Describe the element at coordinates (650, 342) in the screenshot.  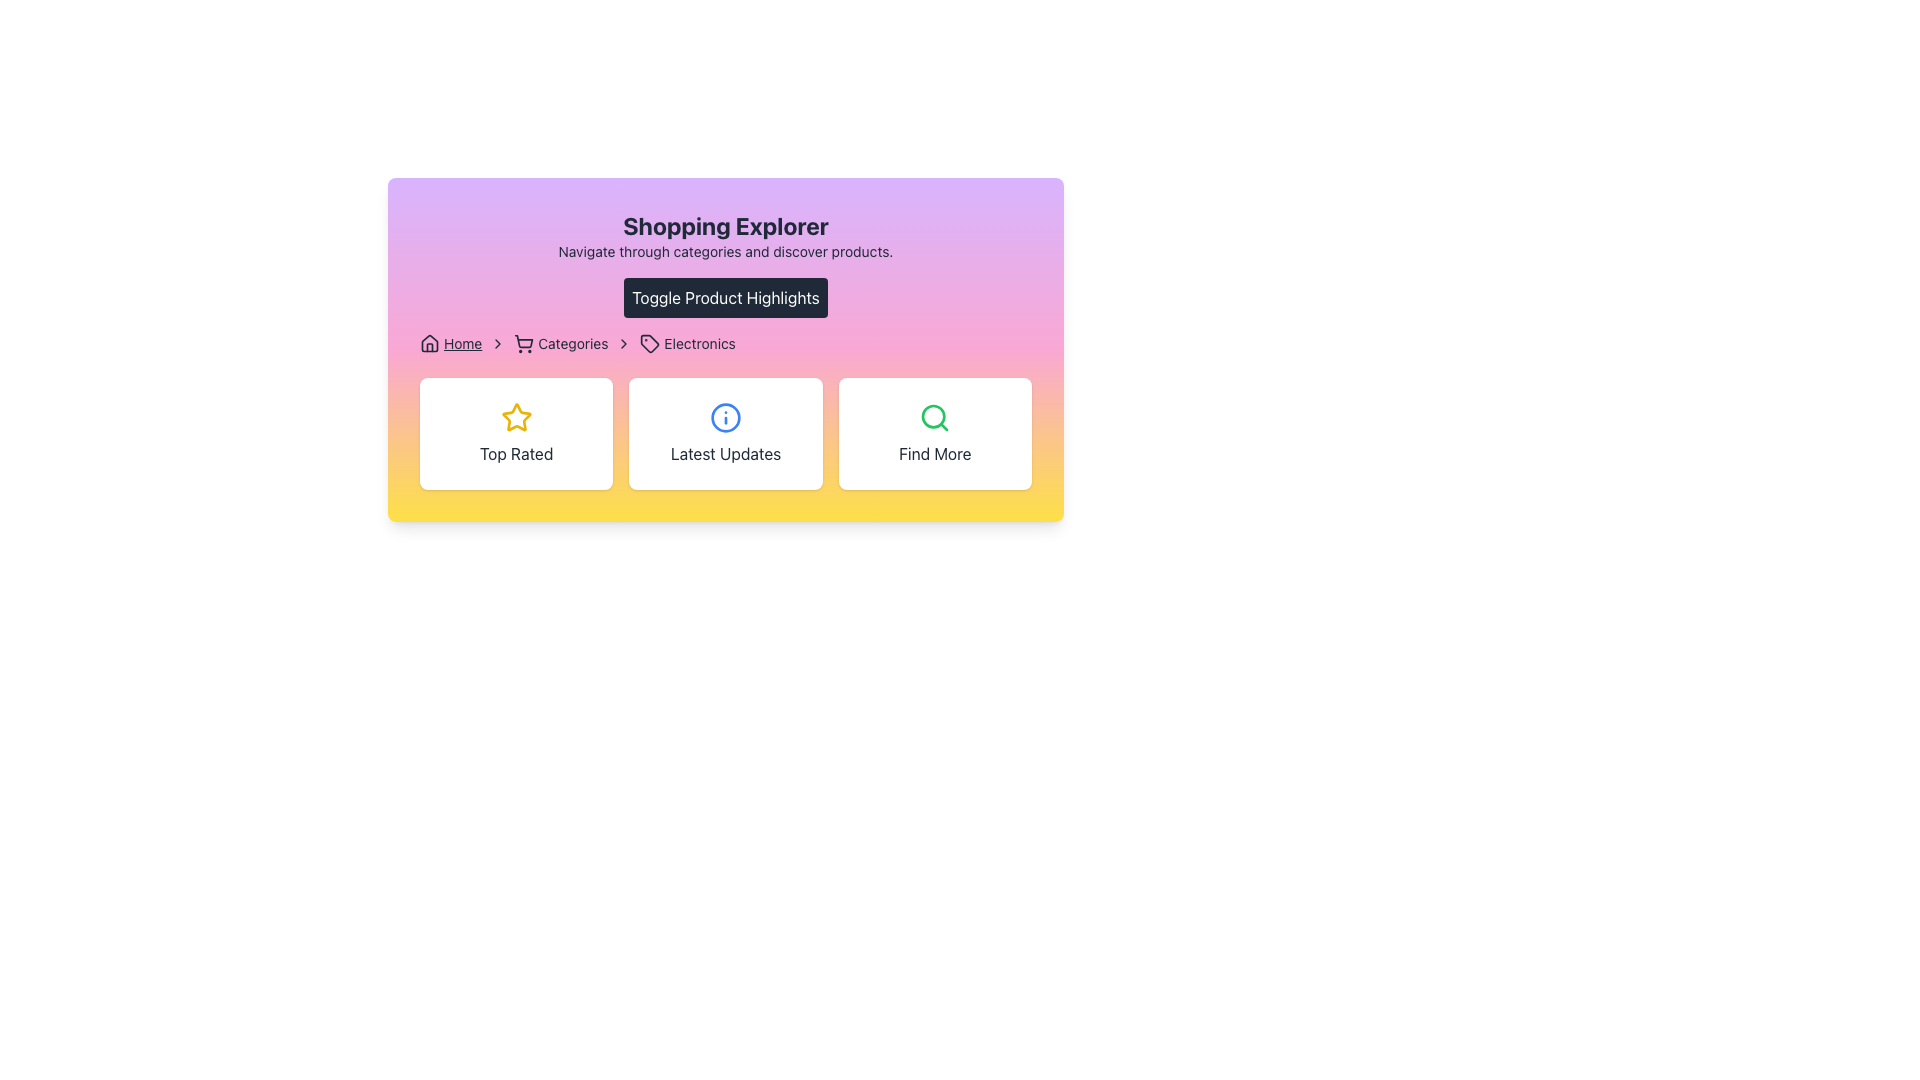
I see `the tag-shaped icon in the breadcrumb navigation area, located before the text 'Electronics'` at that location.